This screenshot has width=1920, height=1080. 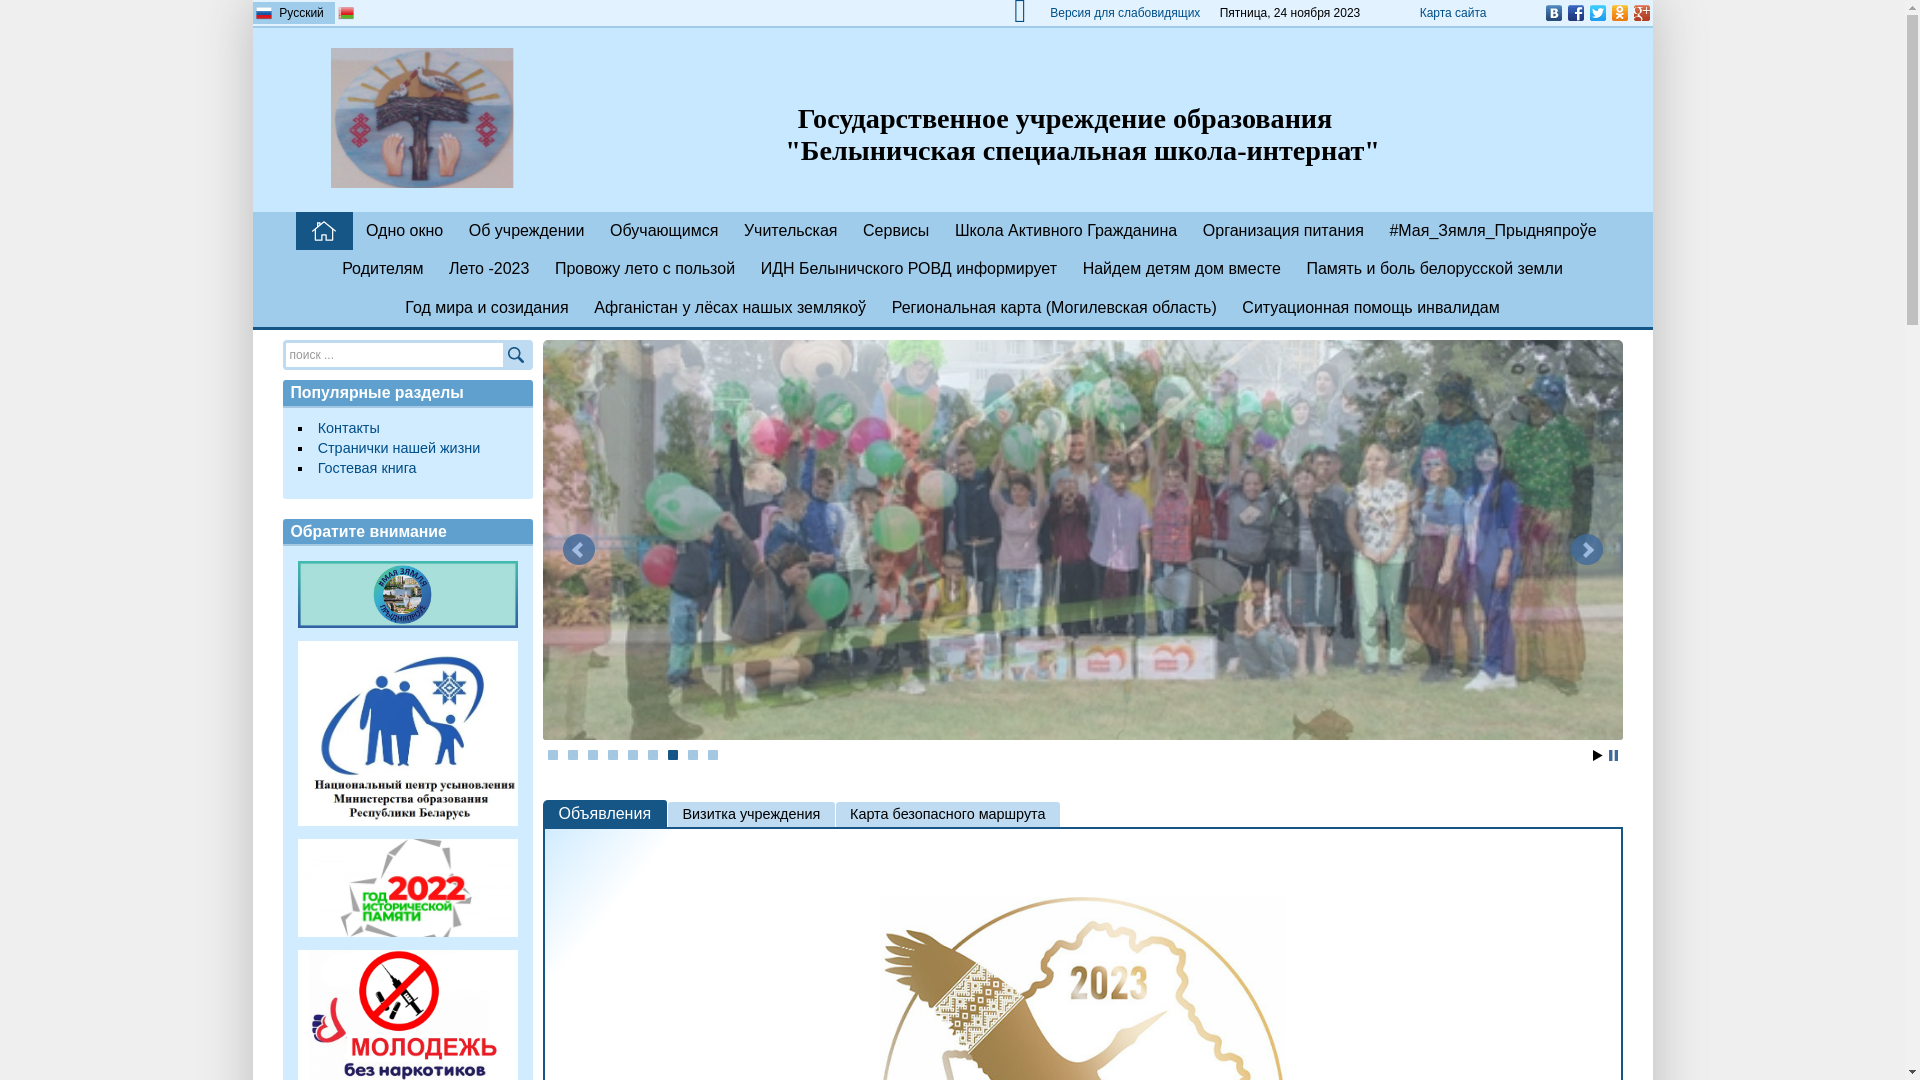 I want to click on '7', so click(x=672, y=755).